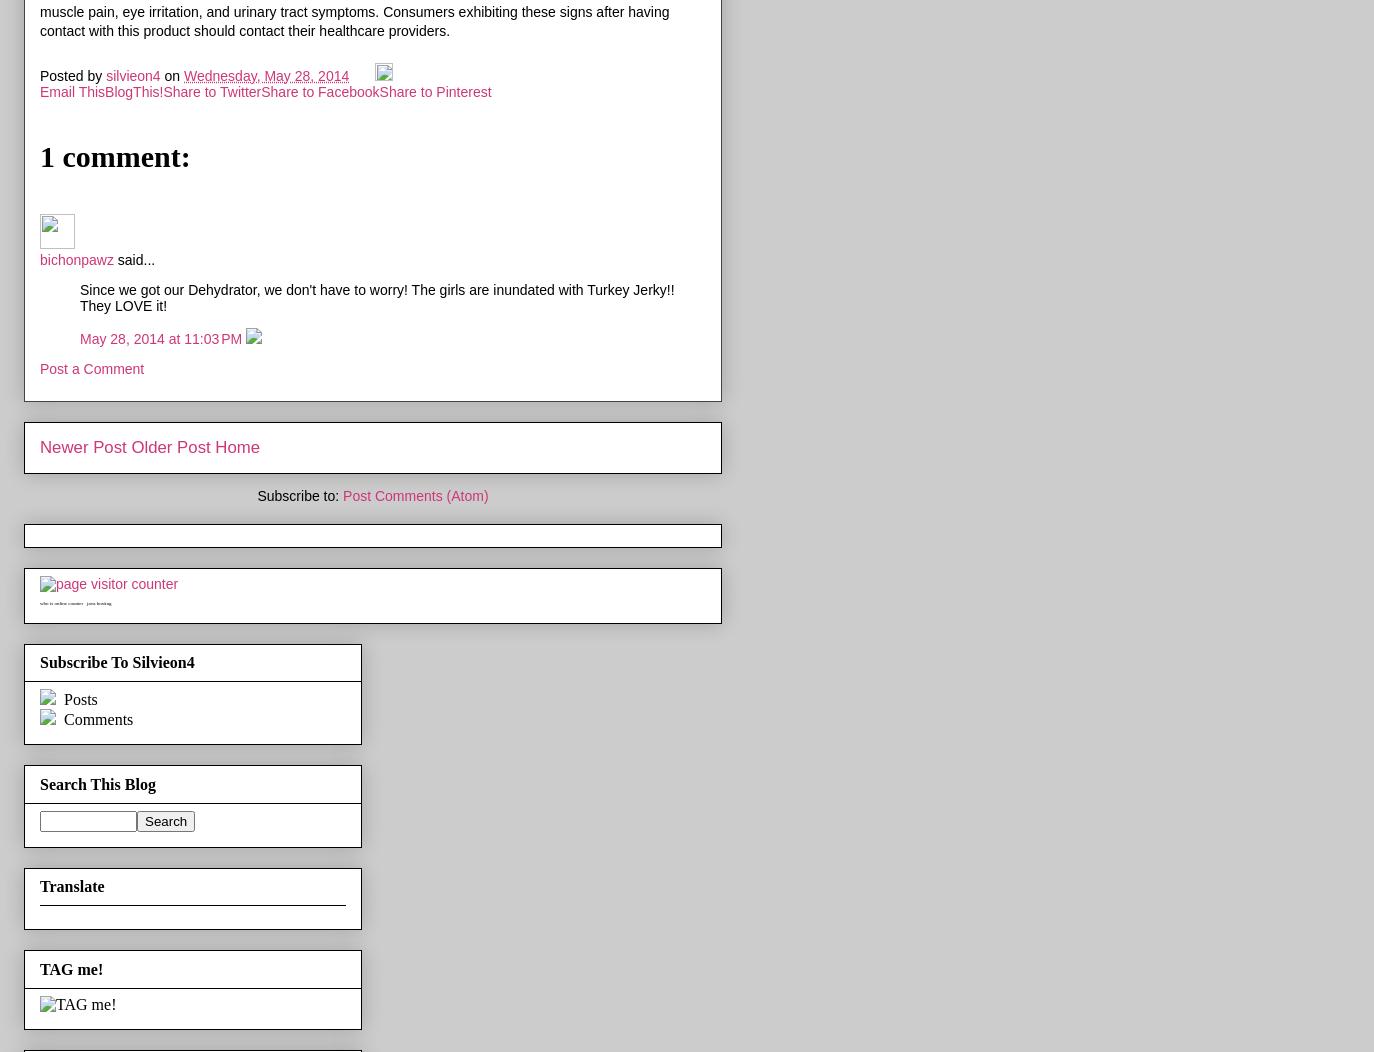  Describe the element at coordinates (435, 90) in the screenshot. I see `'Share to Pinterest'` at that location.